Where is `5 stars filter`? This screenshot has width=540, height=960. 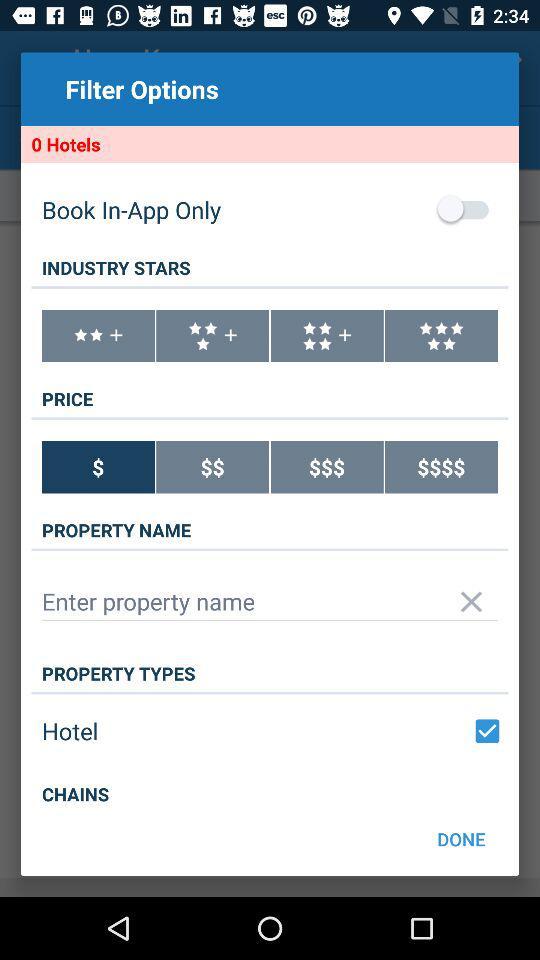 5 stars filter is located at coordinates (441, 336).